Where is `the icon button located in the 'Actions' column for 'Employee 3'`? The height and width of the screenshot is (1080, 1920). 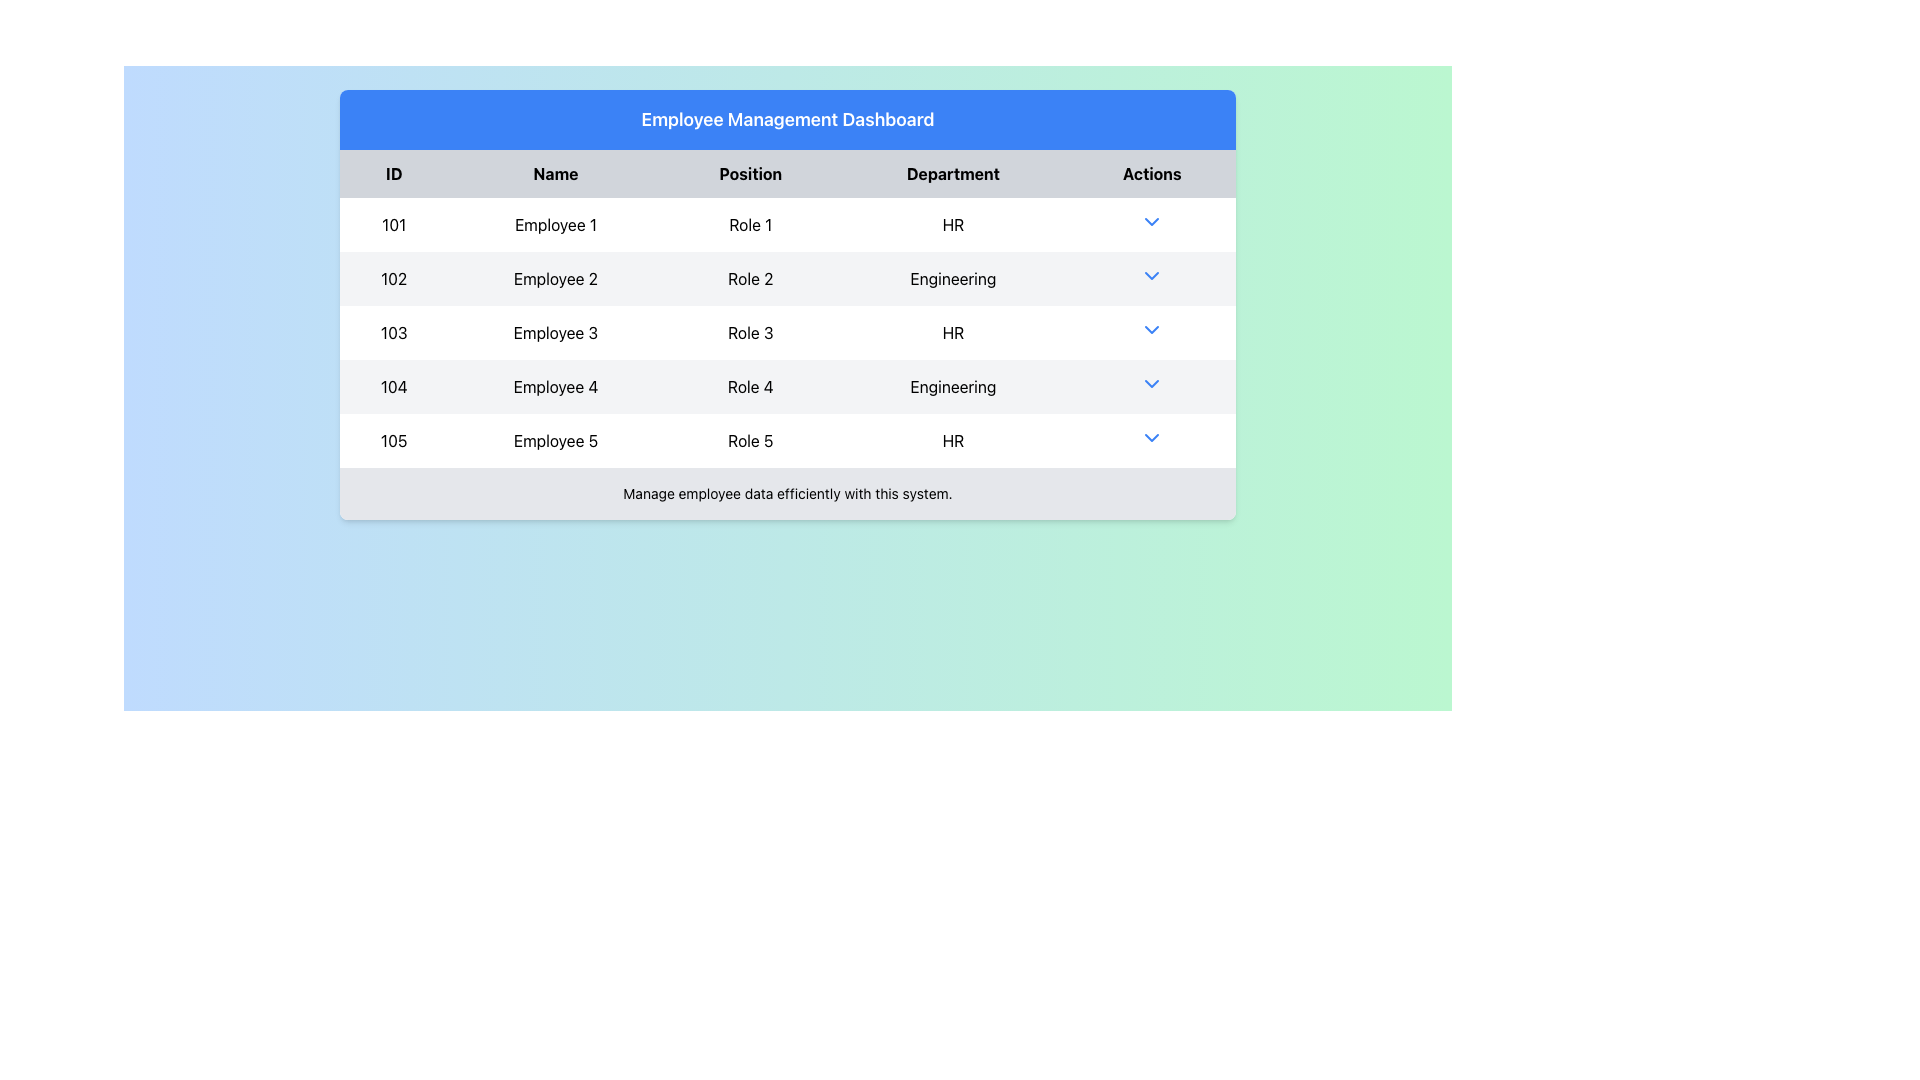 the icon button located in the 'Actions' column for 'Employee 3' is located at coordinates (1152, 329).